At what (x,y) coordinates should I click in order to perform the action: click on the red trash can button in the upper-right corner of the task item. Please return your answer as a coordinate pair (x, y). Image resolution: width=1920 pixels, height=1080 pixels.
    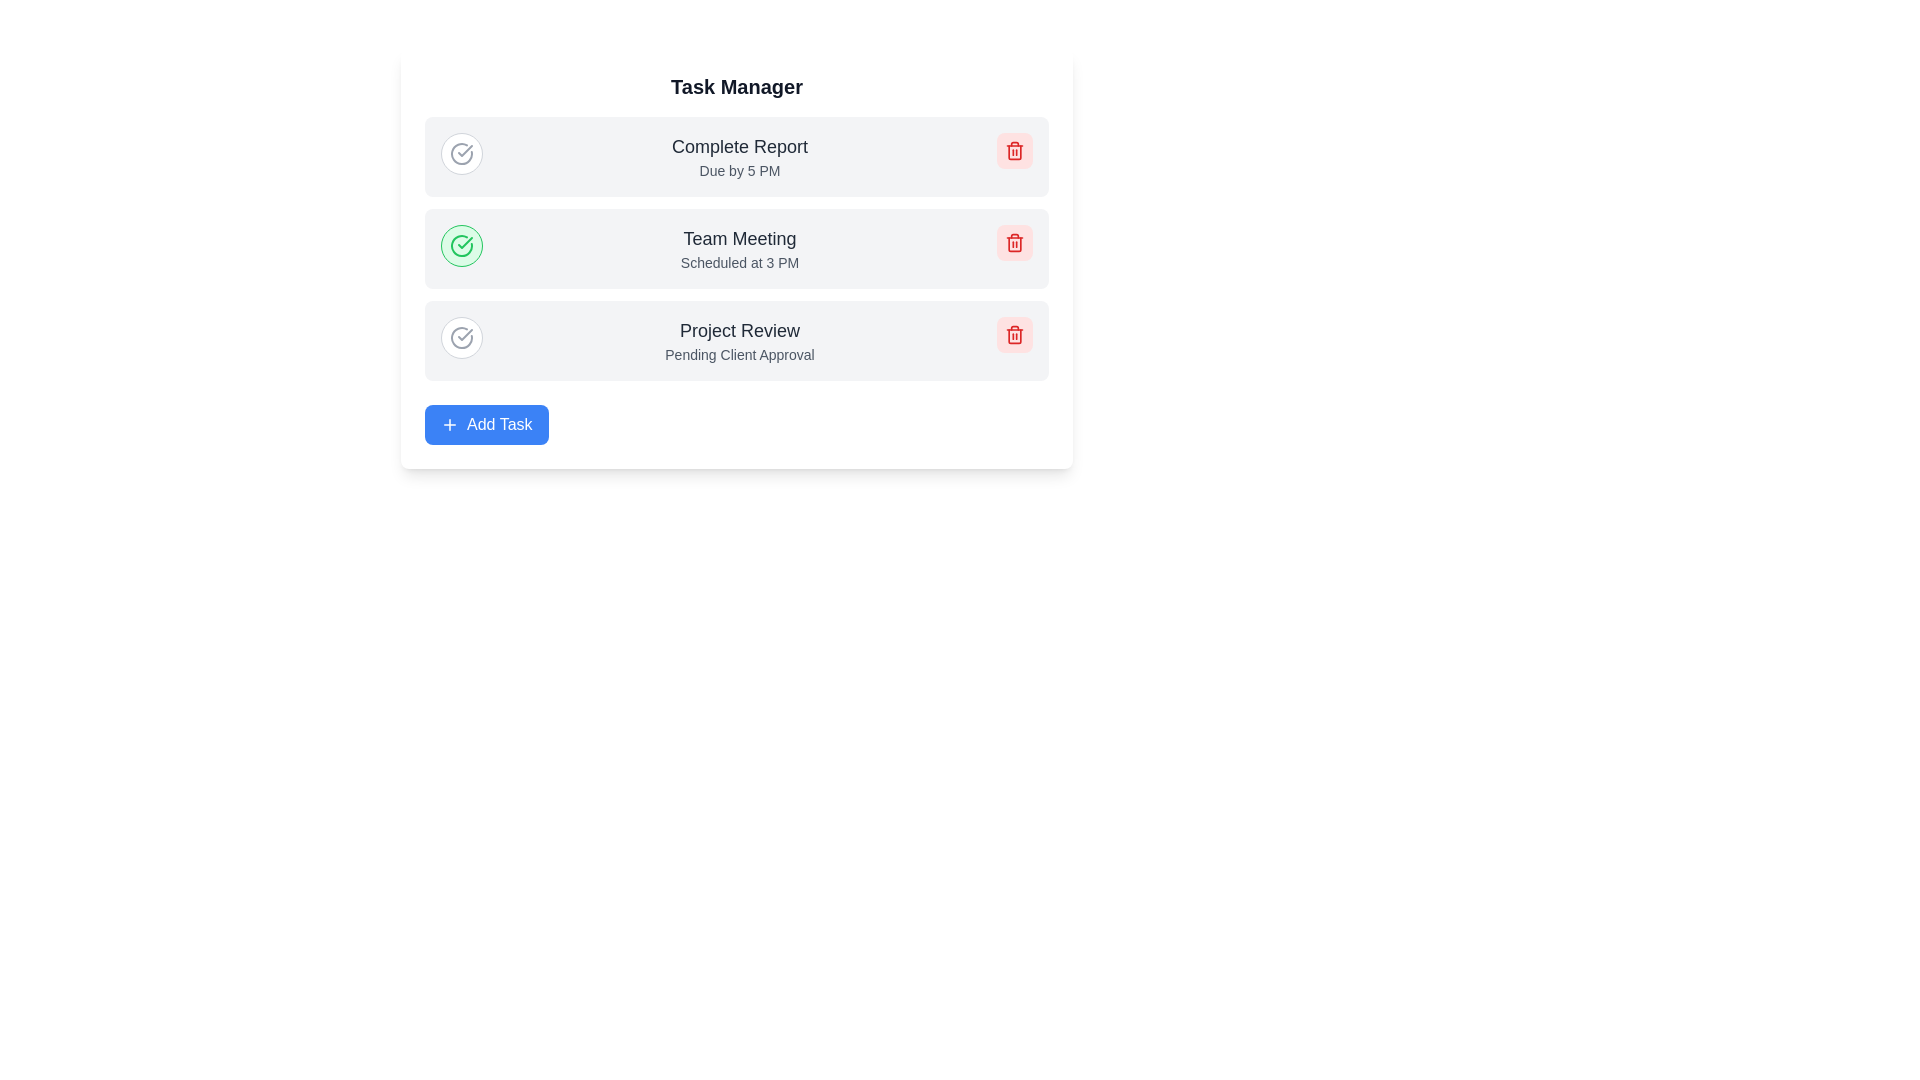
    Looking at the image, I should click on (1014, 242).